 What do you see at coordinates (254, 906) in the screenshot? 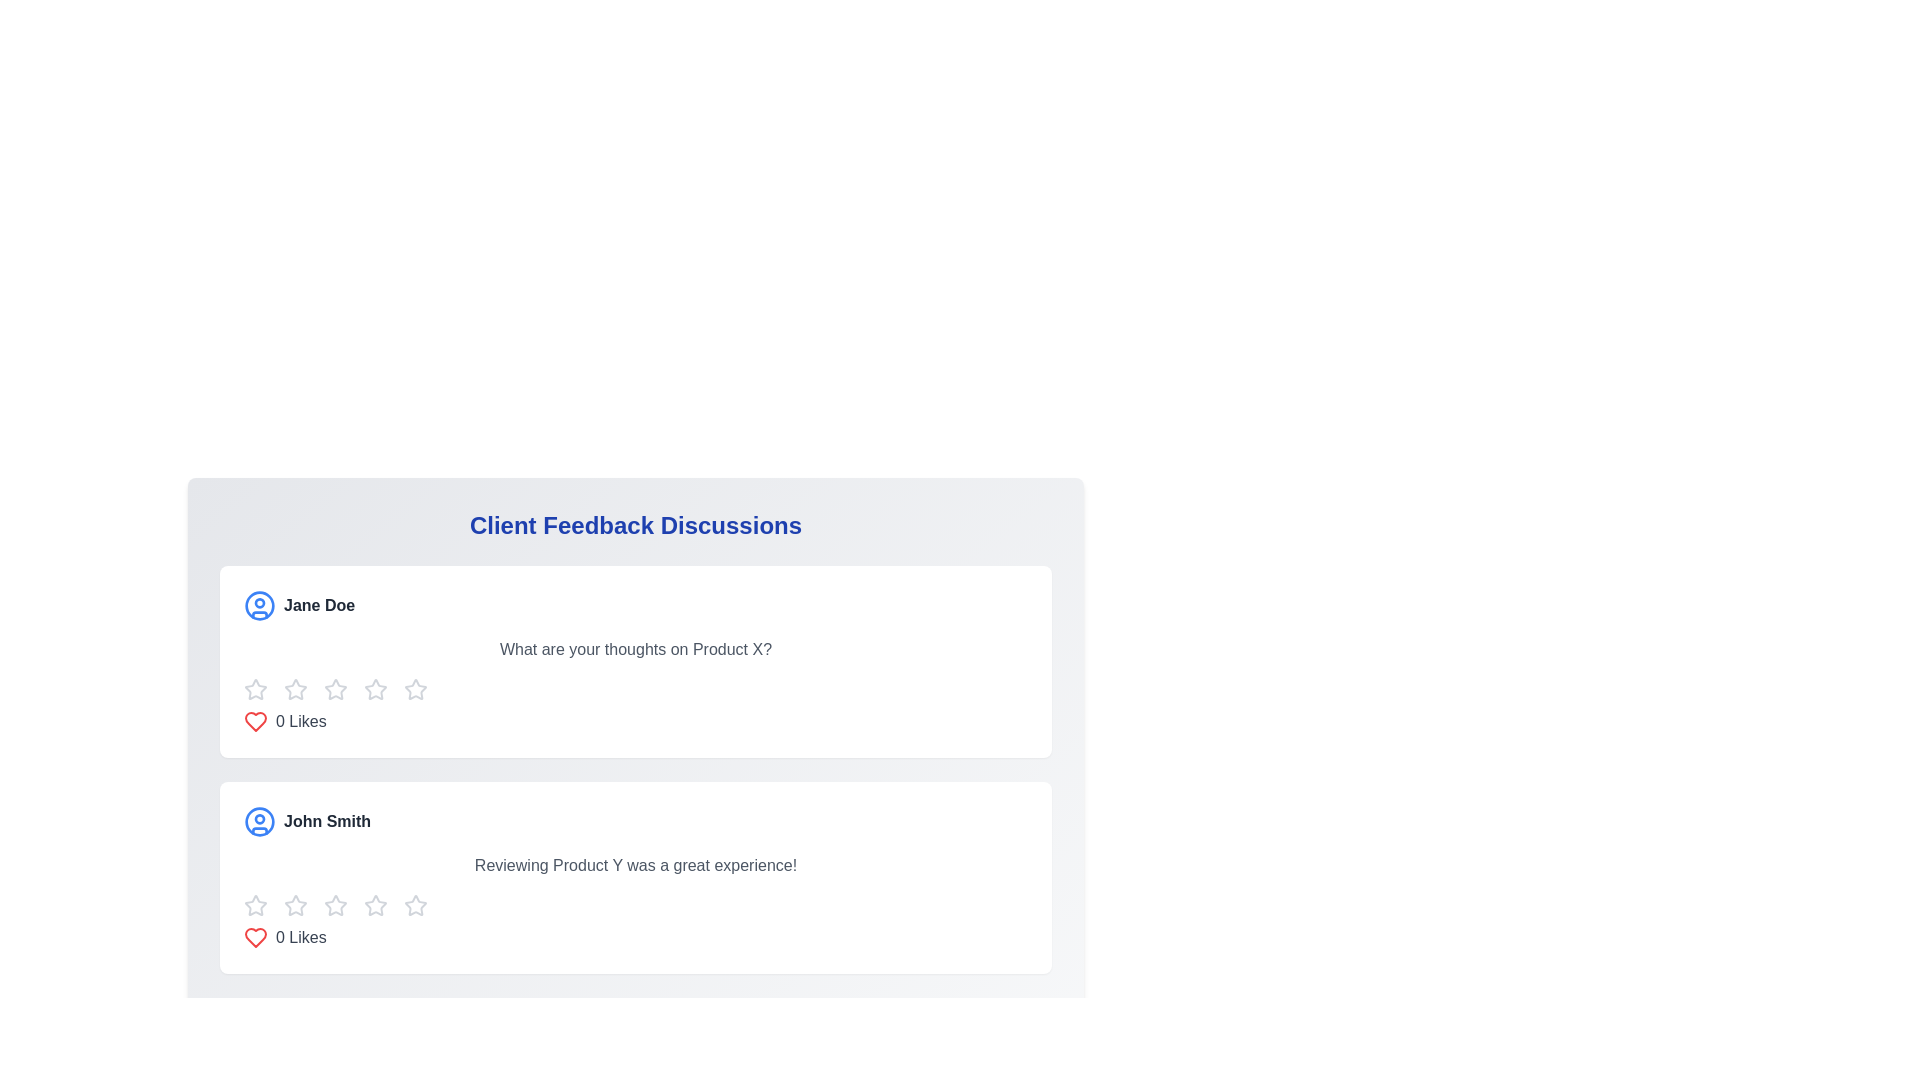
I see `the first star in the rating section under the user review titled 'John Smith', which is a selectable and interactive UI element` at bounding box center [254, 906].